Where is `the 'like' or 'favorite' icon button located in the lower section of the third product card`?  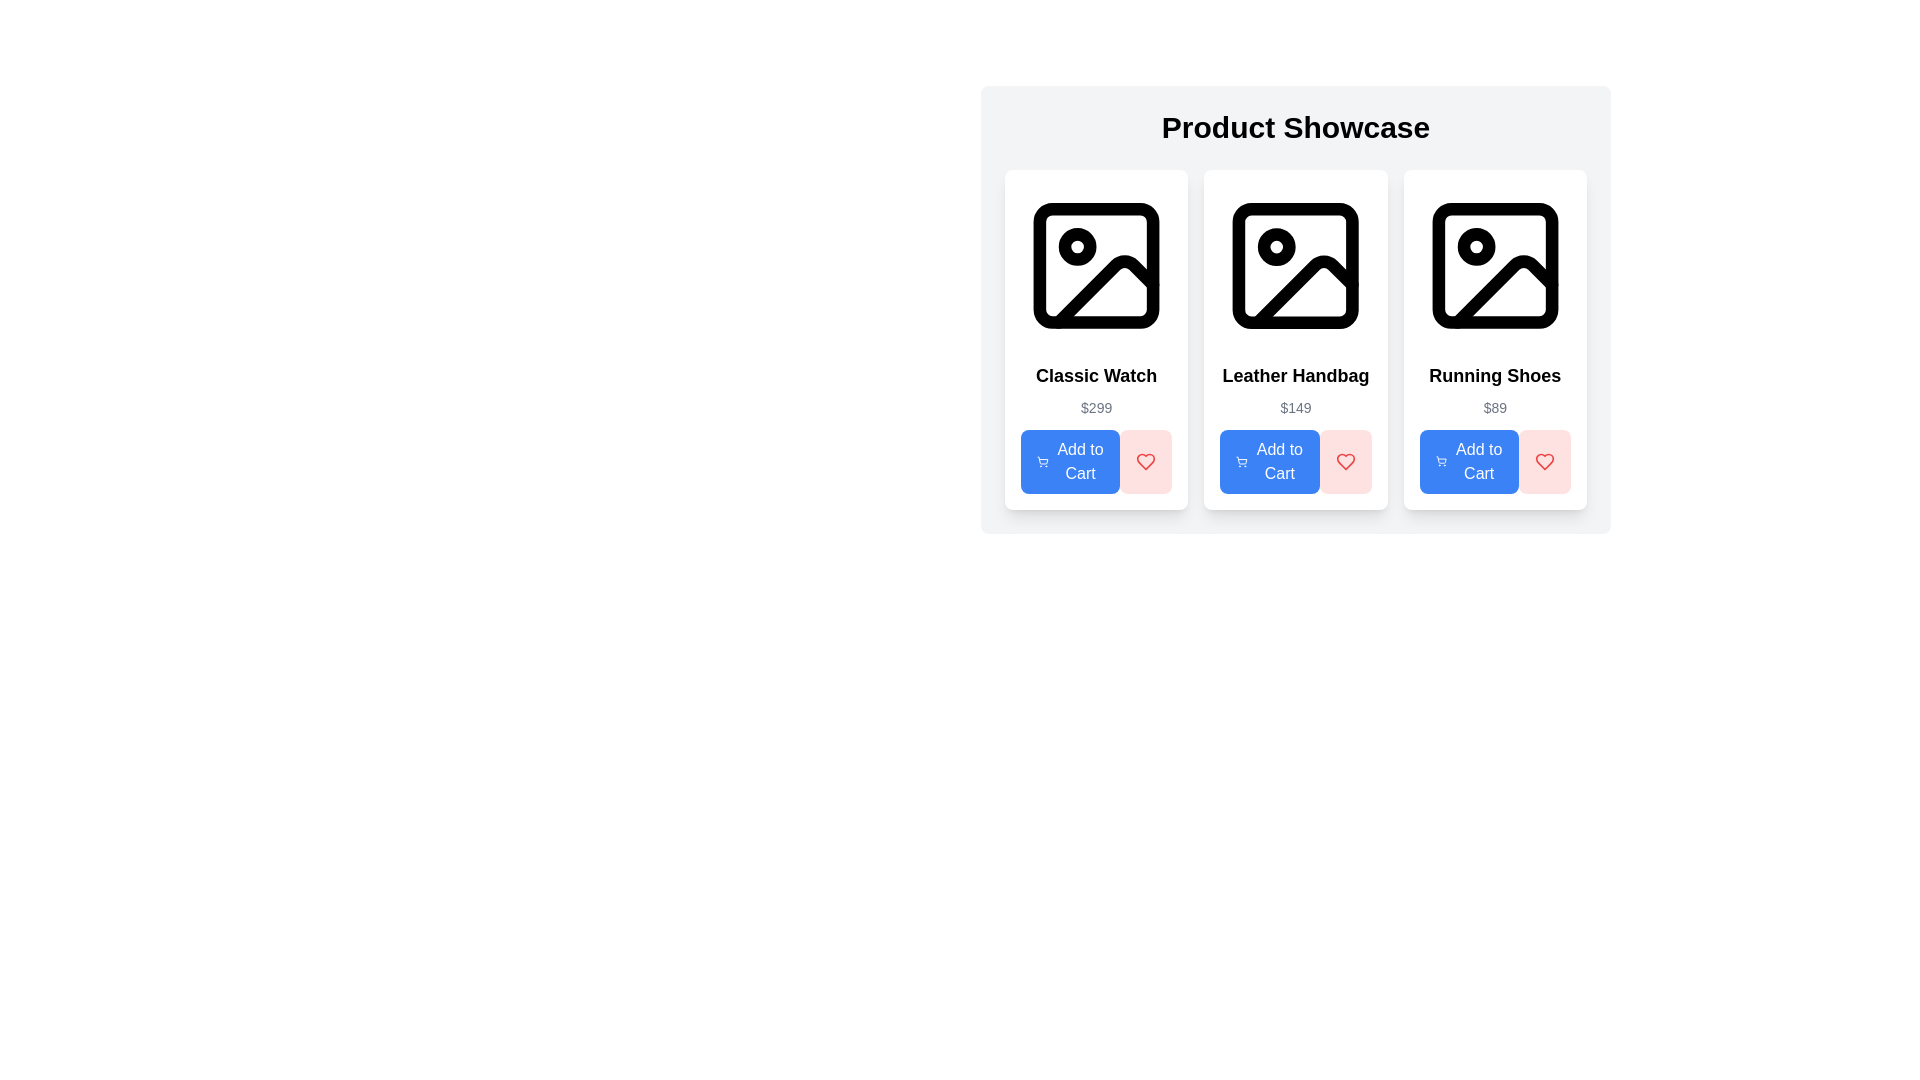
the 'like' or 'favorite' icon button located in the lower section of the third product card is located at coordinates (1544, 462).